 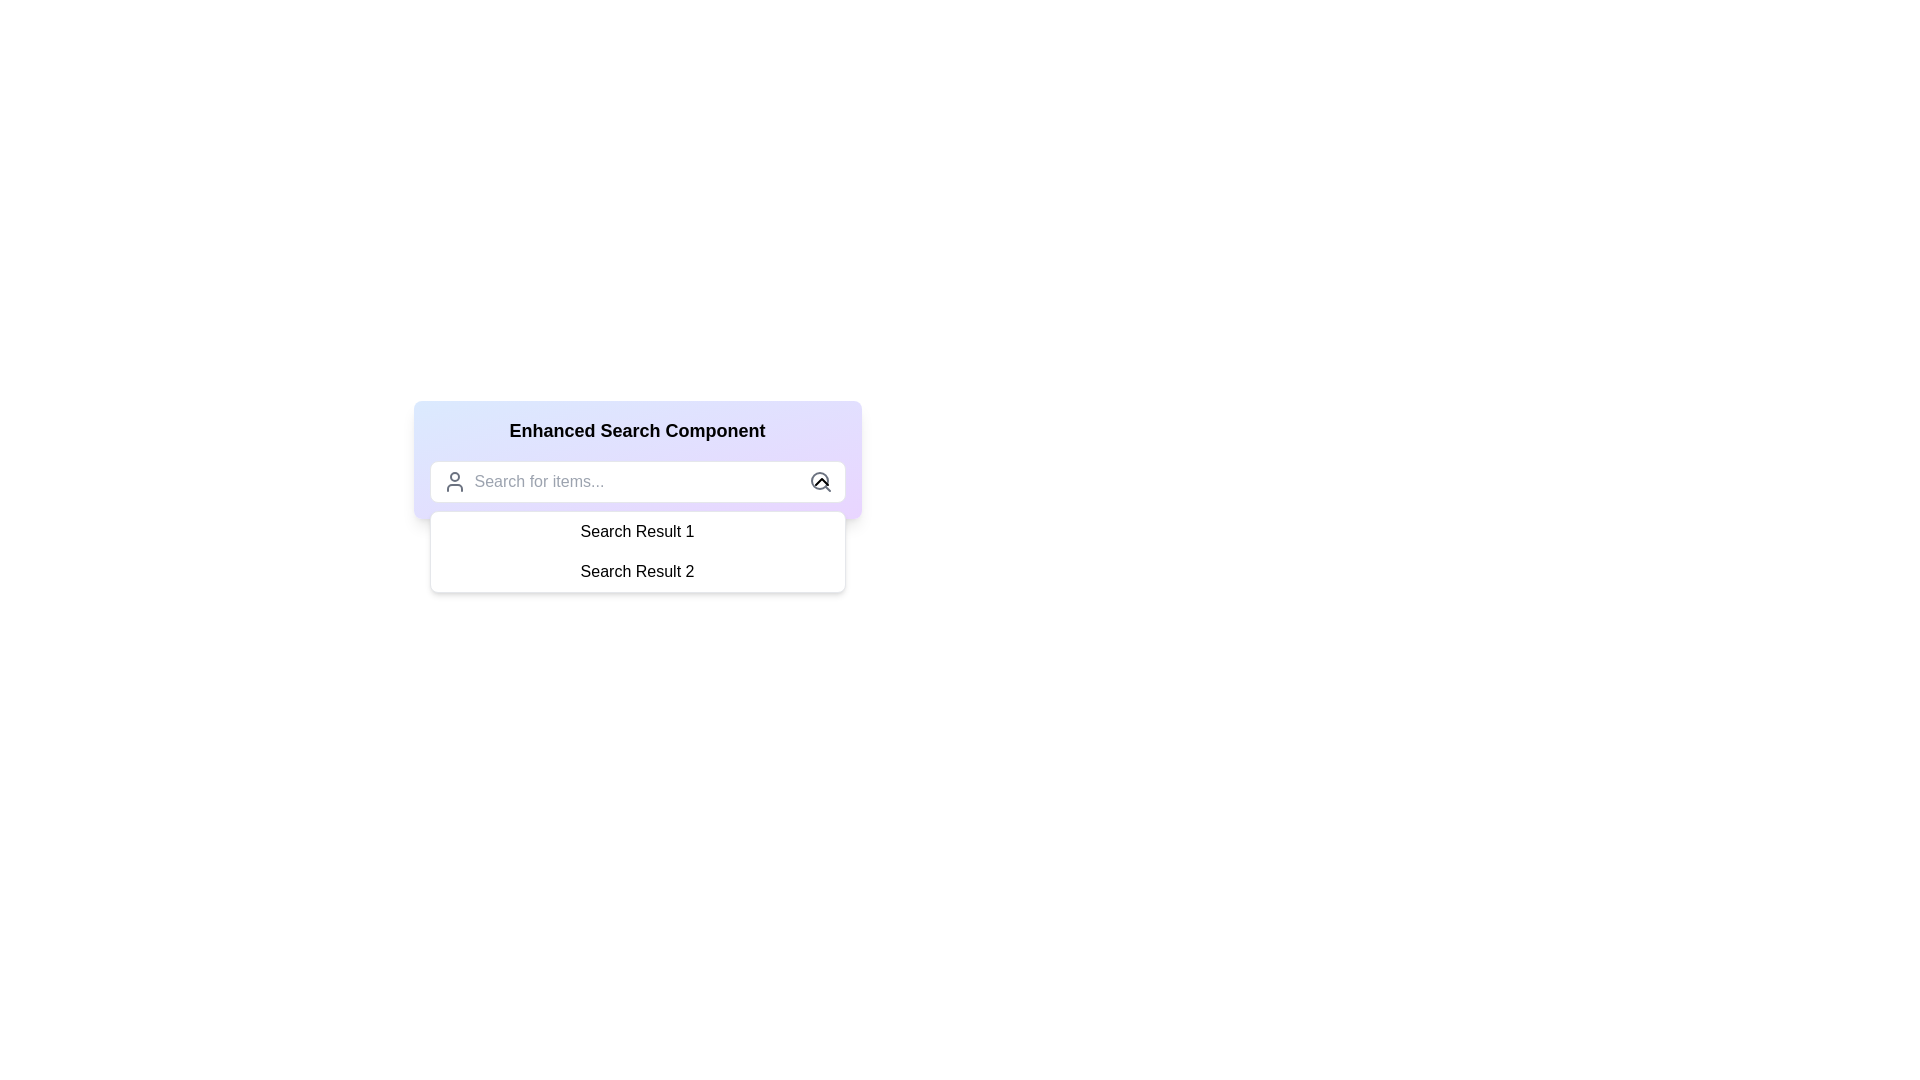 I want to click on the text label 'Search Result 1' in the dropdown list, so click(x=636, y=531).